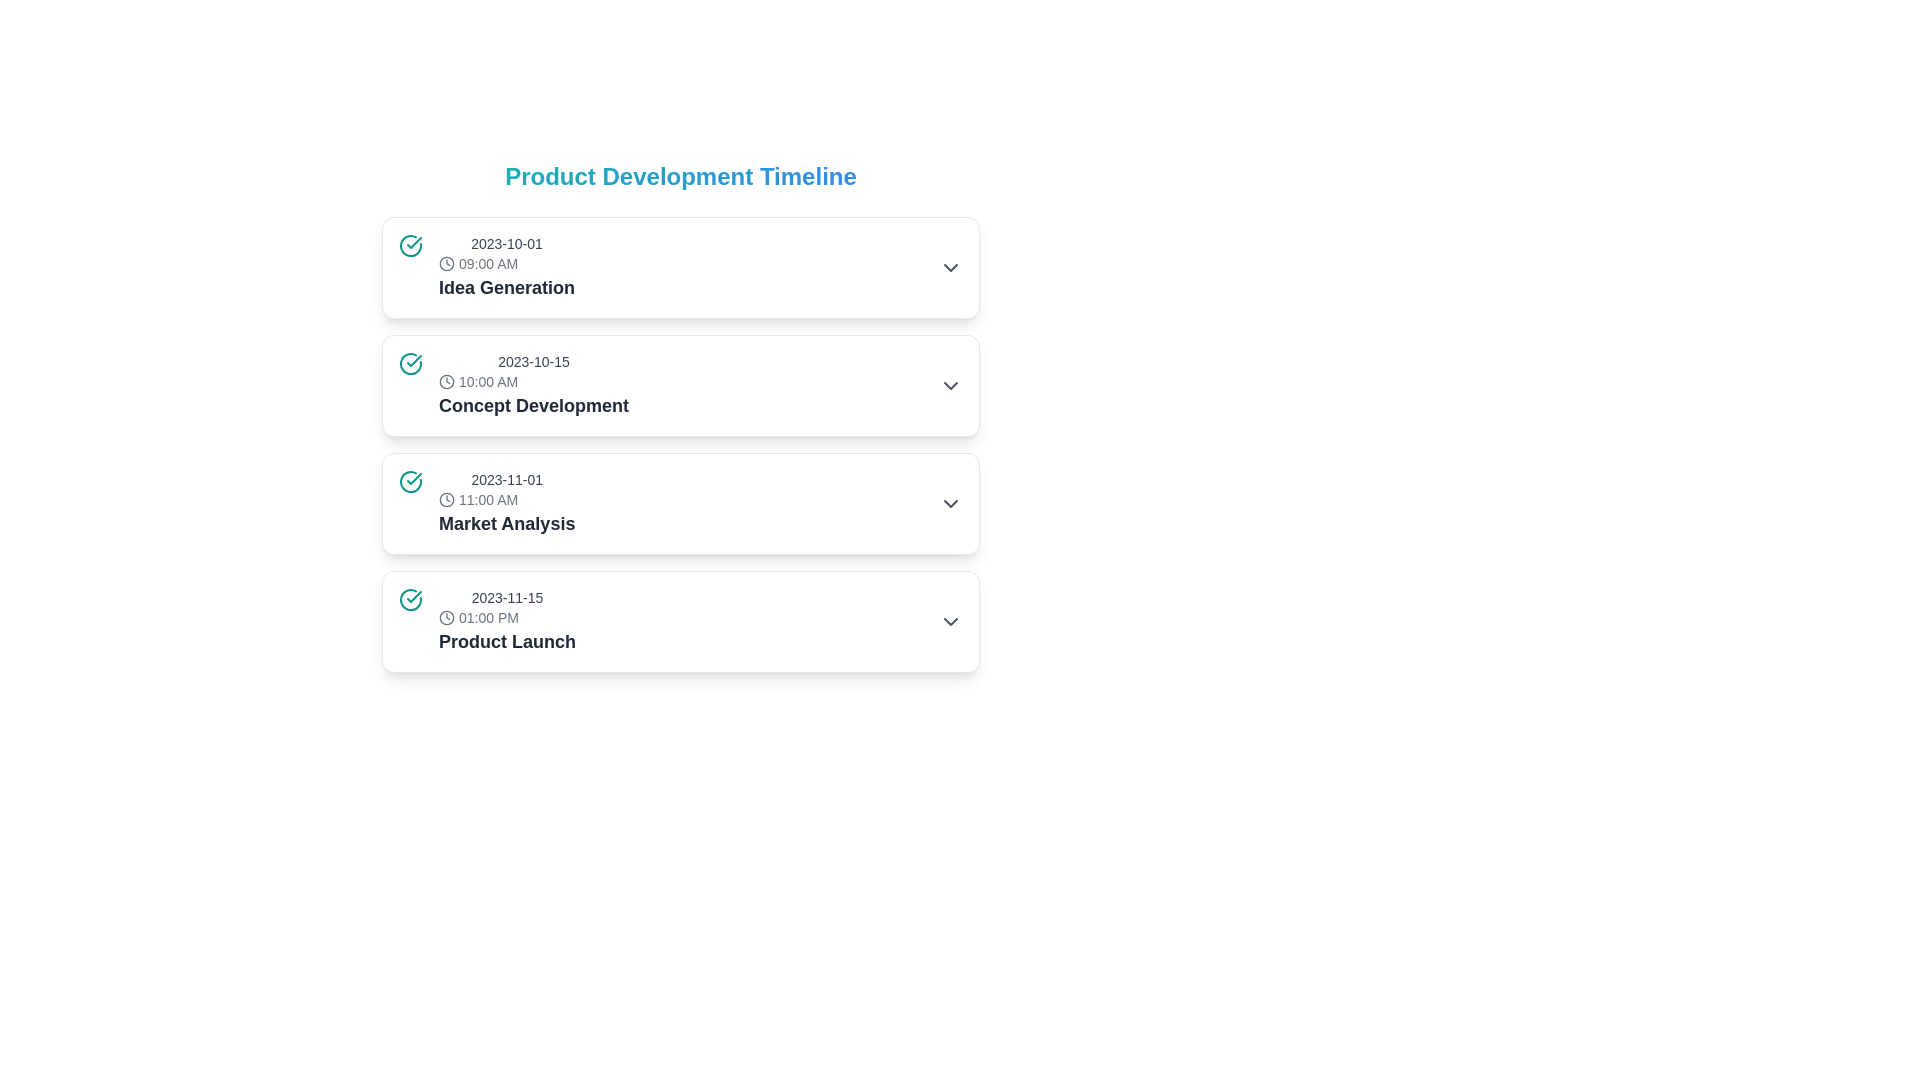 This screenshot has height=1080, width=1920. I want to click on the downward-pointing chevron arrow icon toggle button located at the far-right edge of the row displaying '2023-11-01 11:00 AM Market Analysis', so click(949, 503).